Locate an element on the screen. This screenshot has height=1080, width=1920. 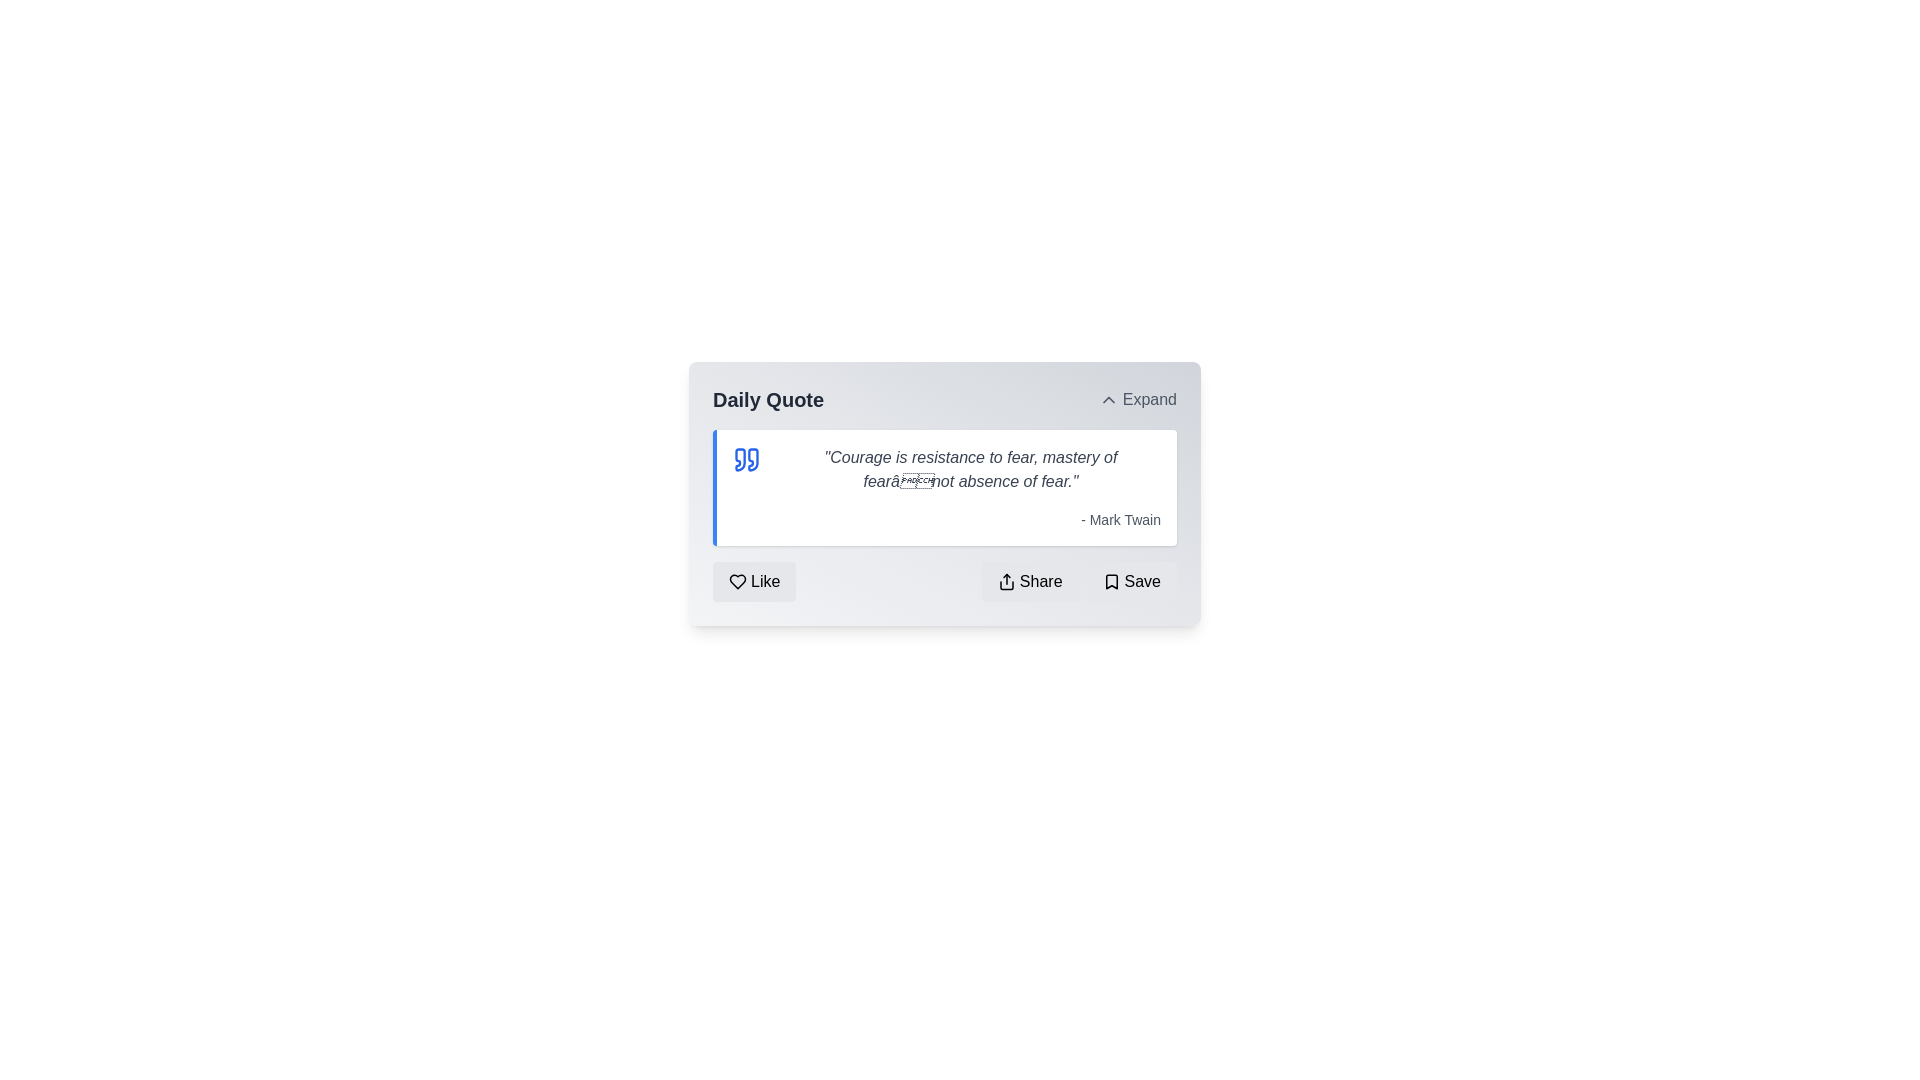
decorative icon that indicates the start of a quoted statement within the 'Daily Quote' card is located at coordinates (746, 459).